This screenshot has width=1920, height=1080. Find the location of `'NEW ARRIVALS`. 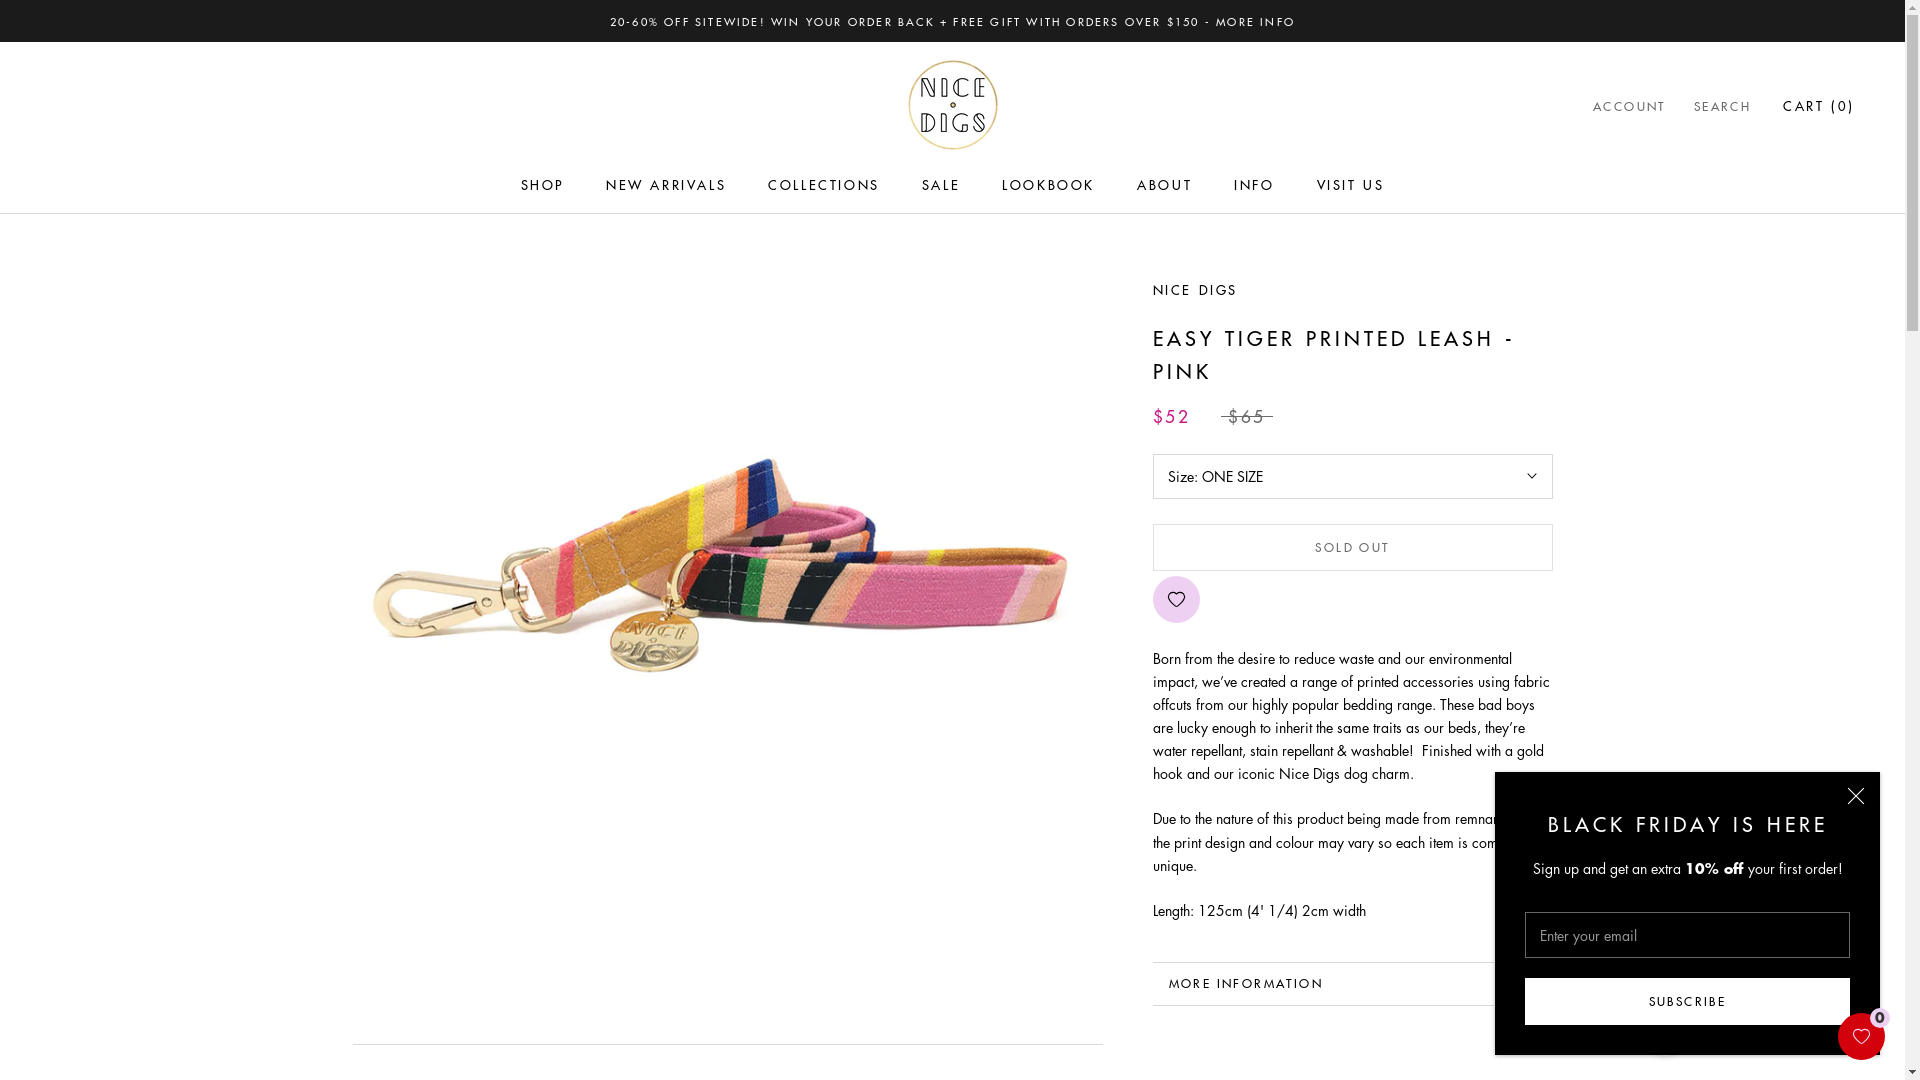

'NEW ARRIVALS is located at coordinates (666, 184).